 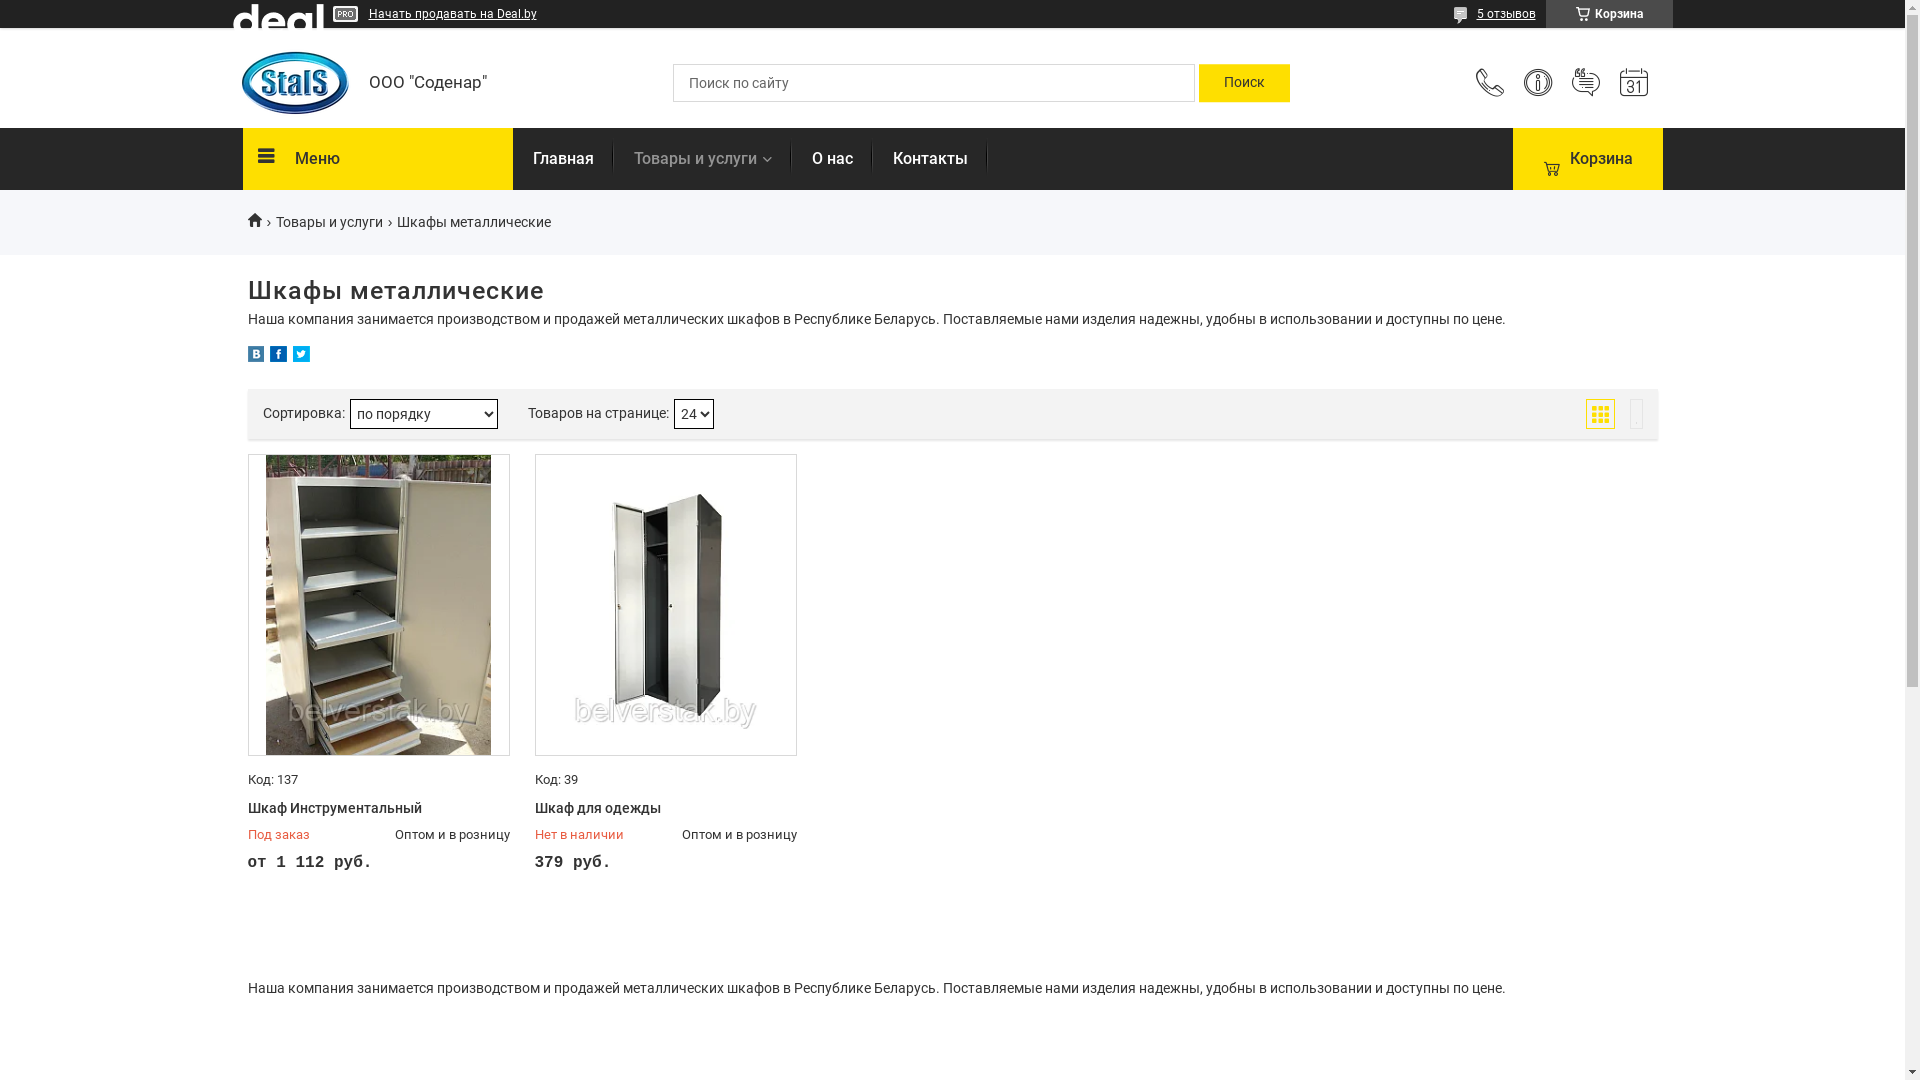 I want to click on 'twitter', so click(x=291, y=356).